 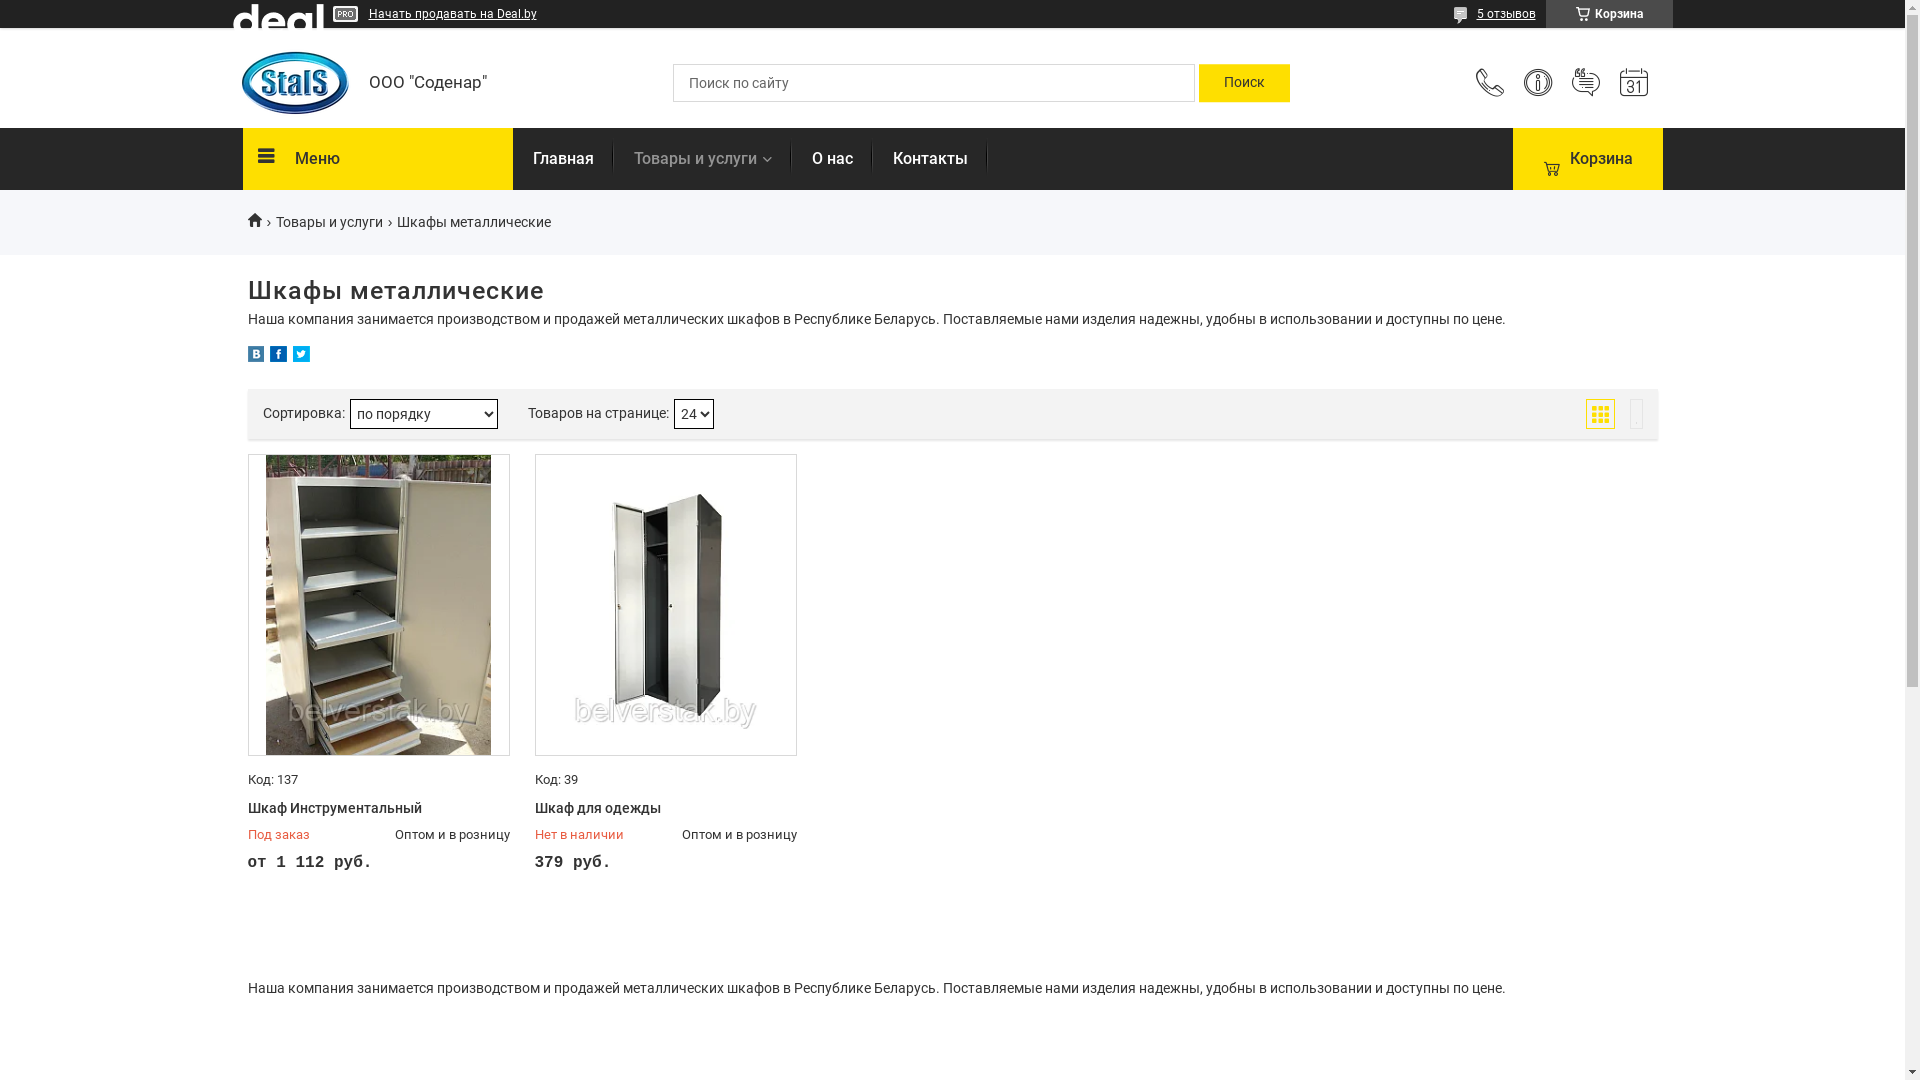 I want to click on 'twitter', so click(x=291, y=356).